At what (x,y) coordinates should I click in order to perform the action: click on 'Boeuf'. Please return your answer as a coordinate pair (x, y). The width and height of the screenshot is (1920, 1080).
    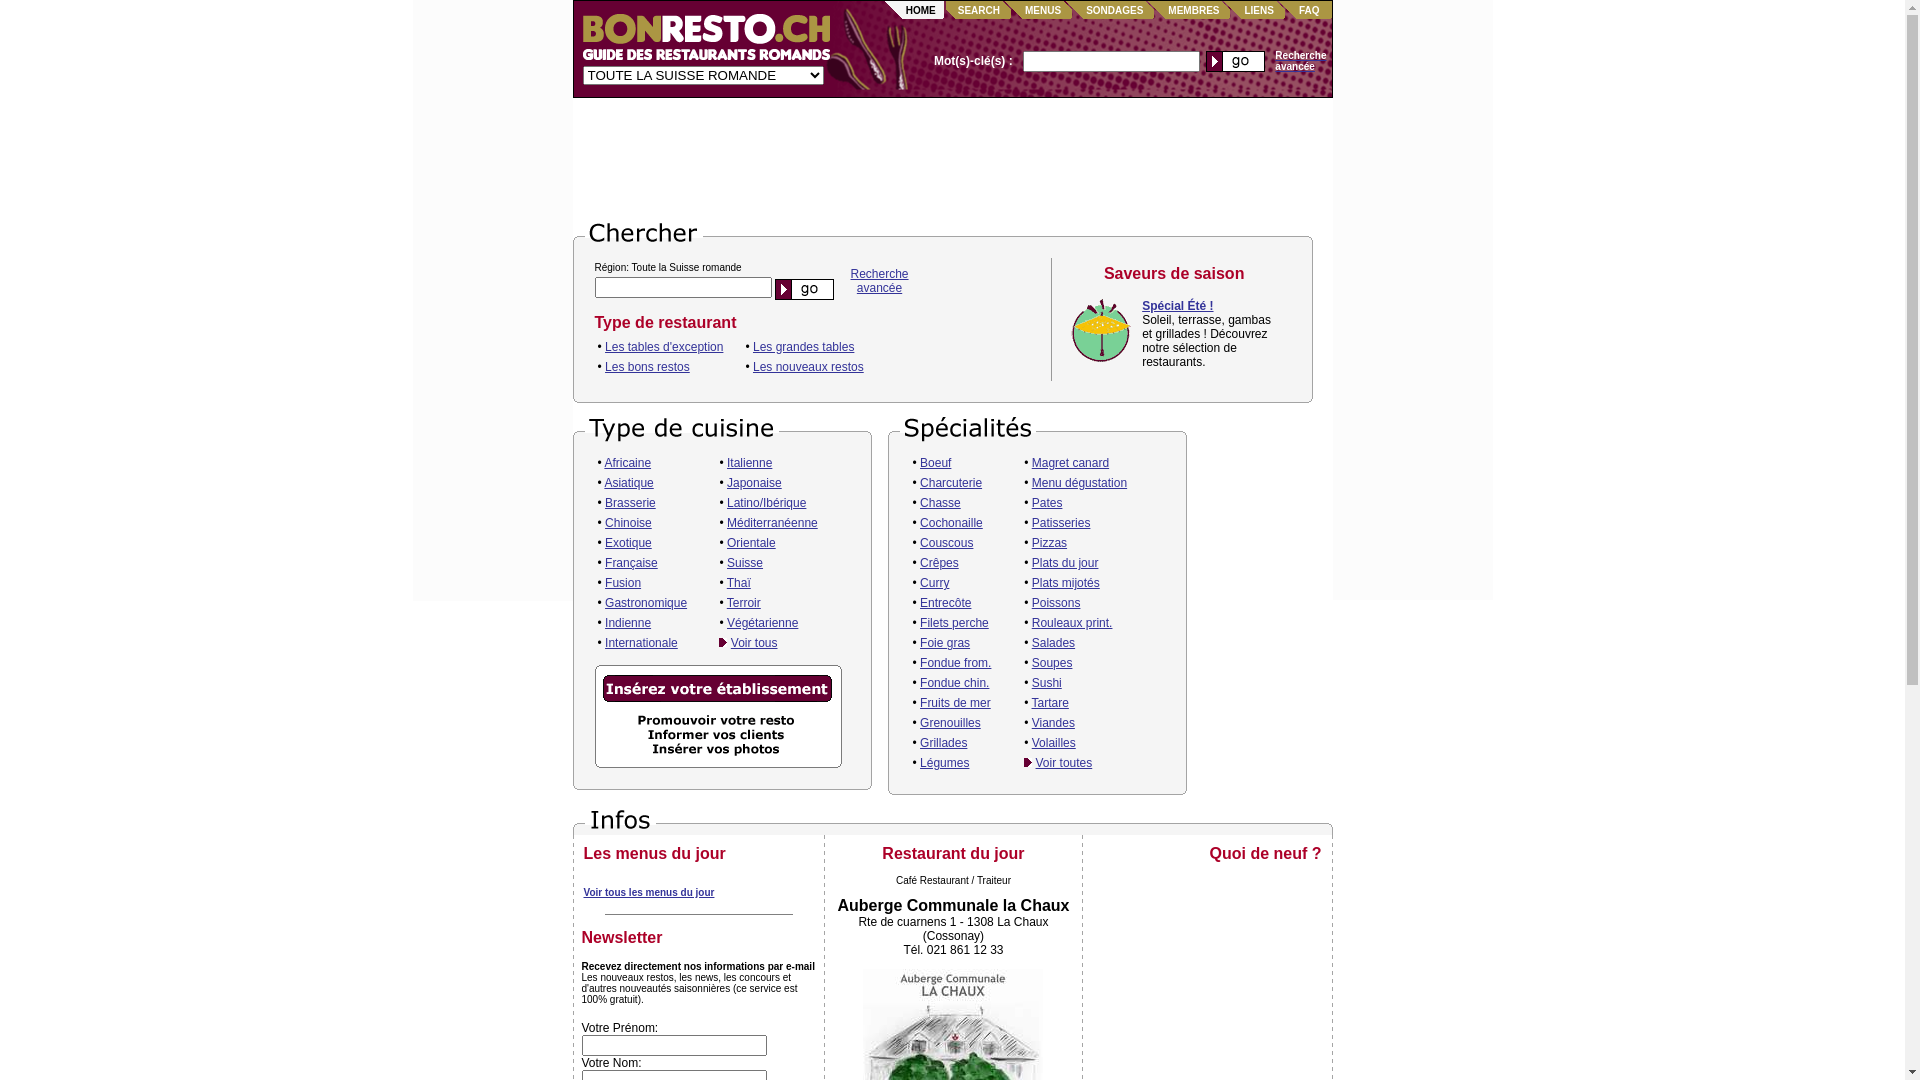
    Looking at the image, I should click on (919, 462).